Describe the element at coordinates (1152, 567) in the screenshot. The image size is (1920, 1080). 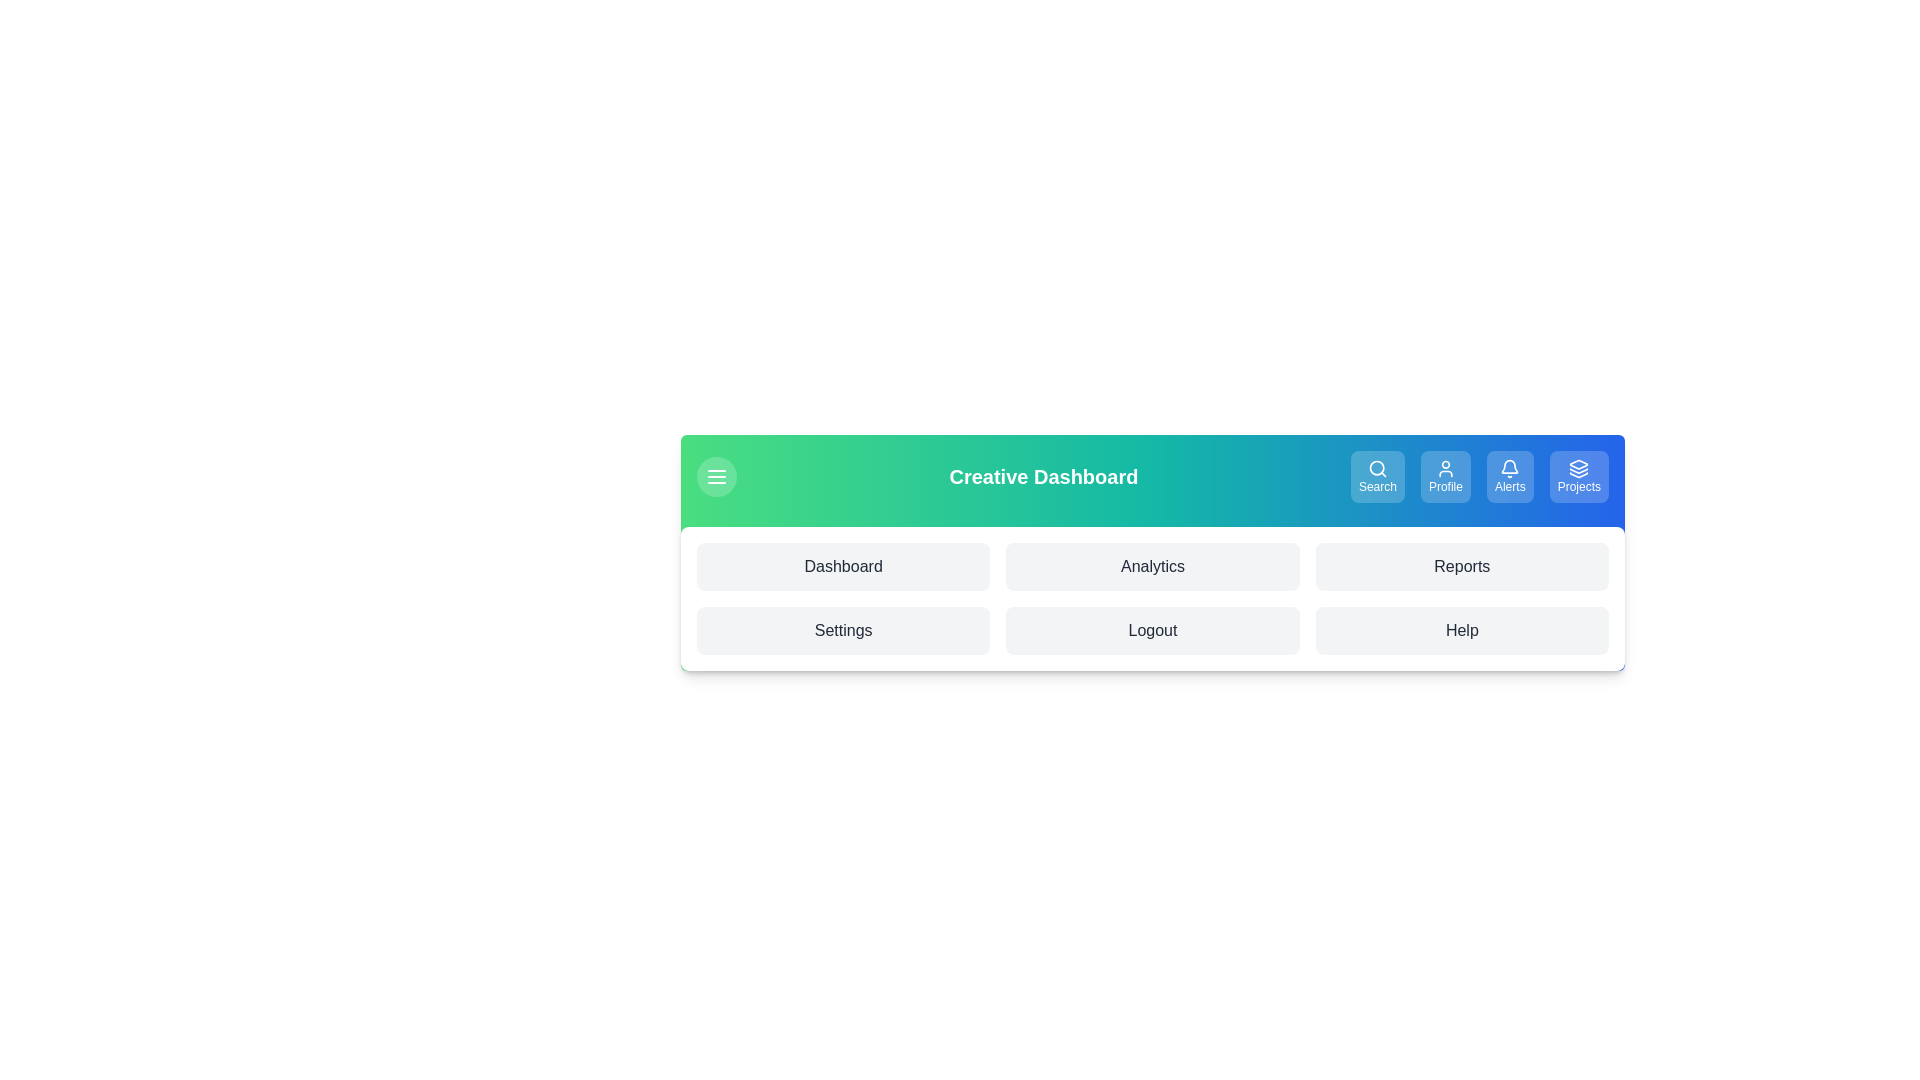
I see `the menu item labeled Analytics` at that location.